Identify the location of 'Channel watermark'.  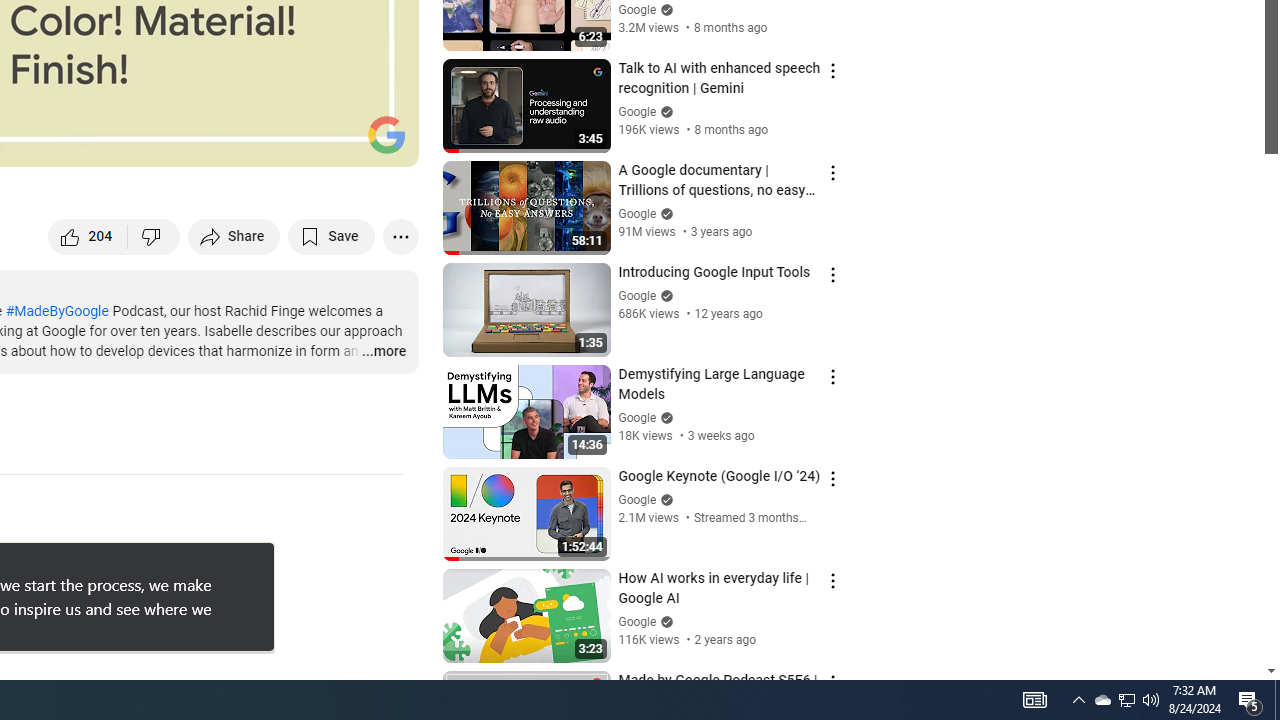
(386, 135).